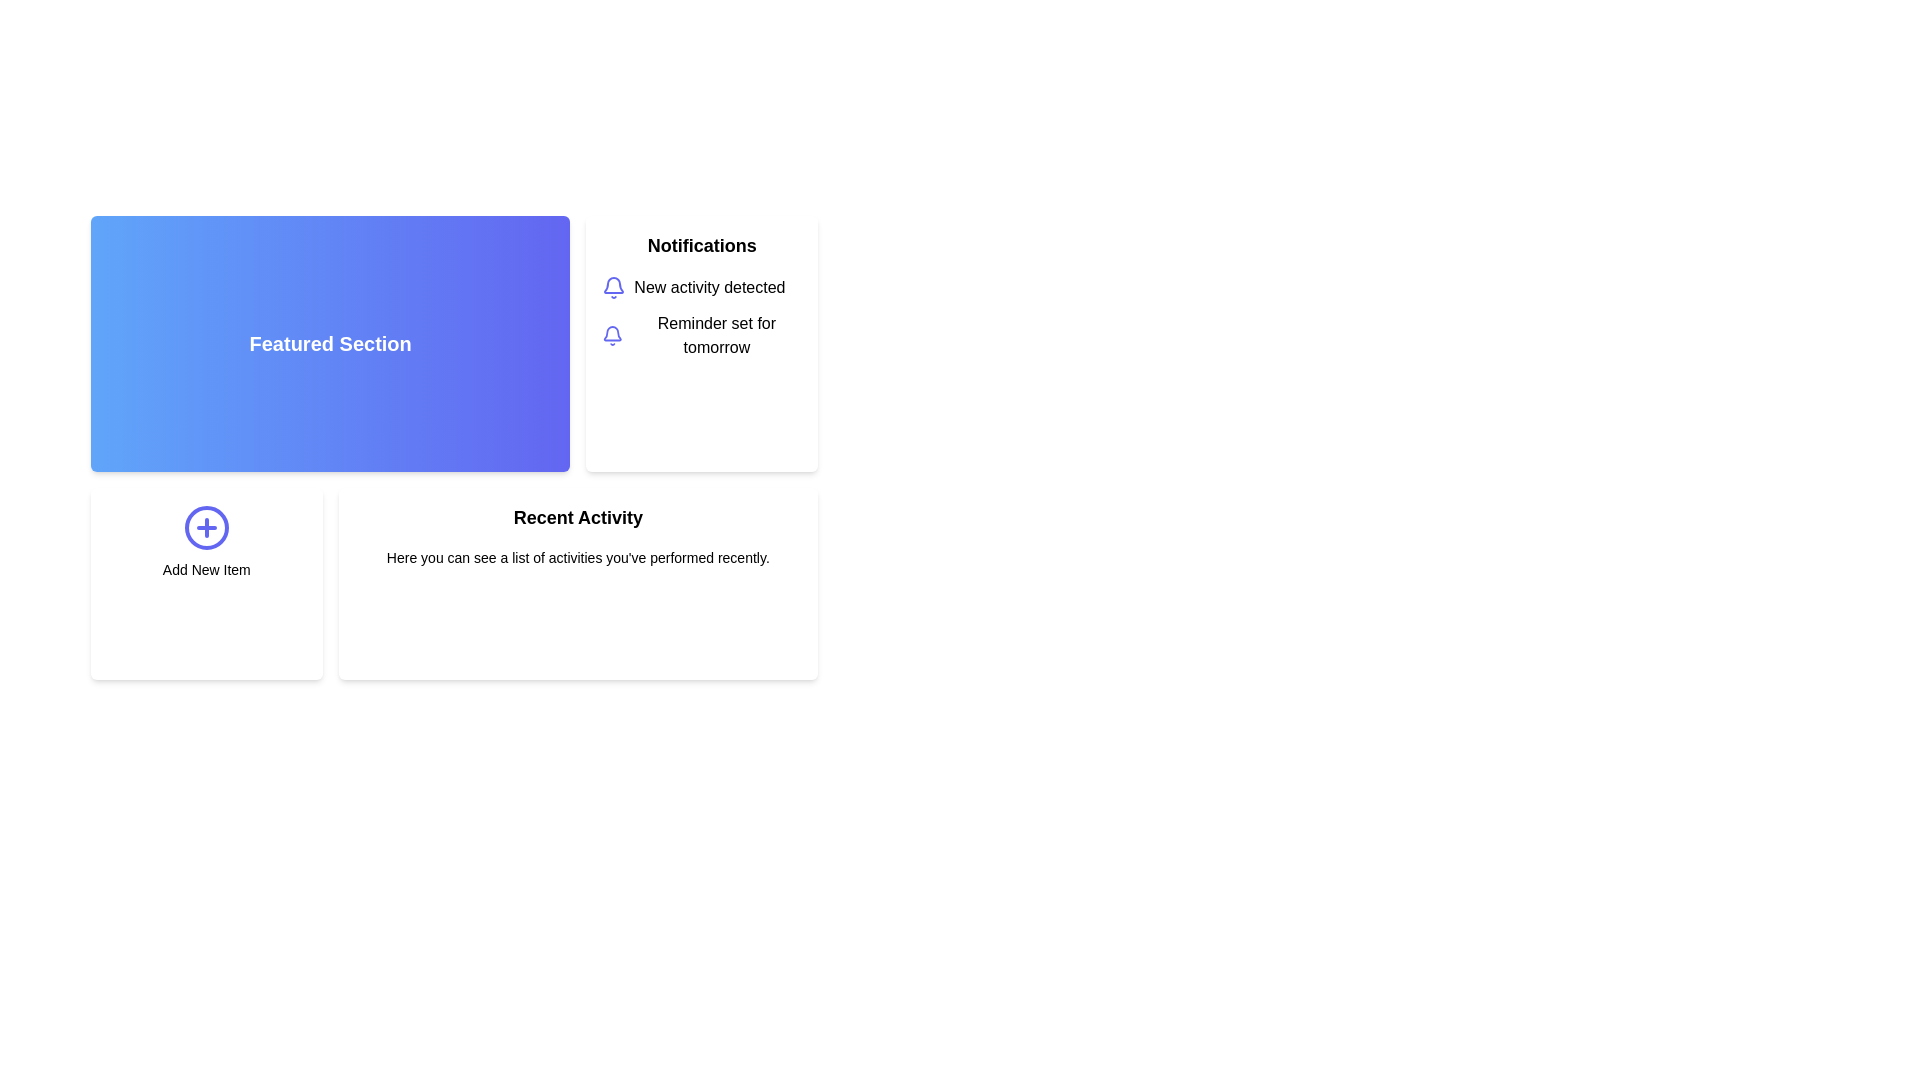 The width and height of the screenshot is (1920, 1080). What do you see at coordinates (702, 288) in the screenshot?
I see `the first notification in the 'Notifications' section, which displays an indigo-outlined bell icon and the text 'New activity detected'` at bounding box center [702, 288].